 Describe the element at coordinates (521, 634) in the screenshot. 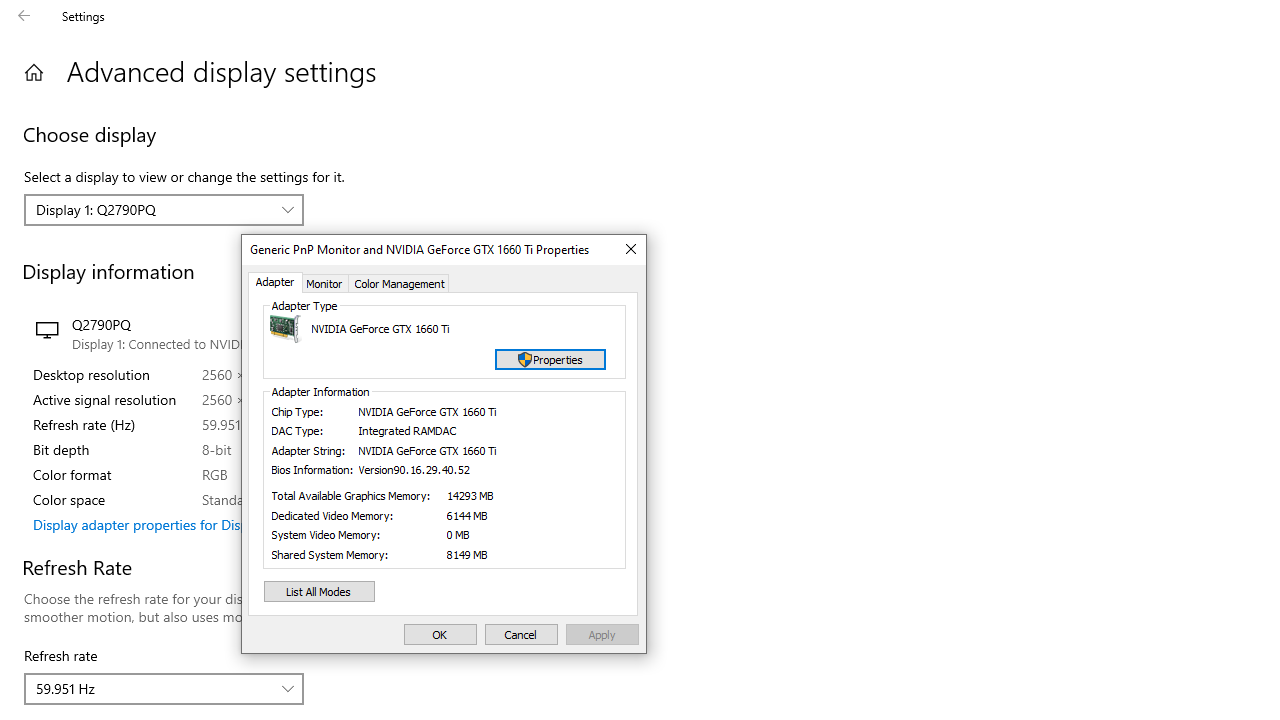

I see `'Cancel'` at that location.